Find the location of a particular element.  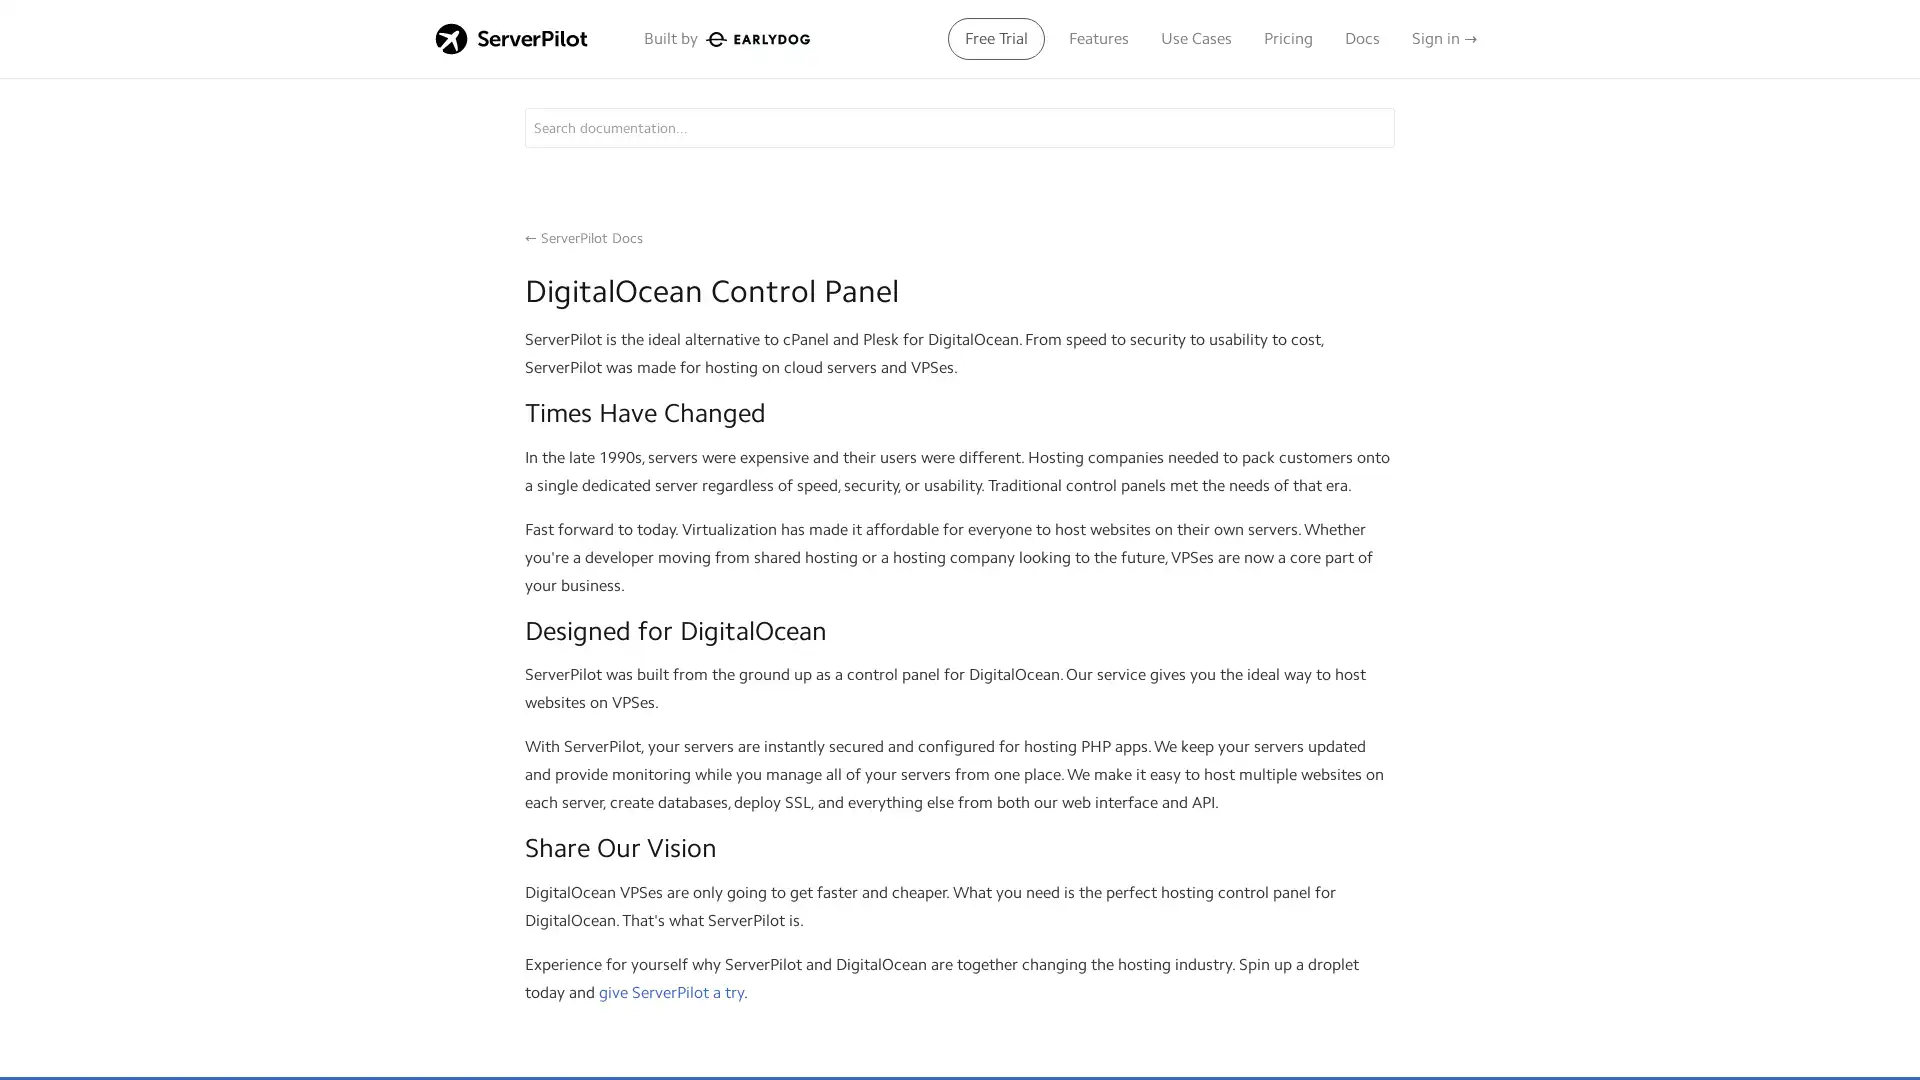

Sign in is located at coordinates (1444, 38).